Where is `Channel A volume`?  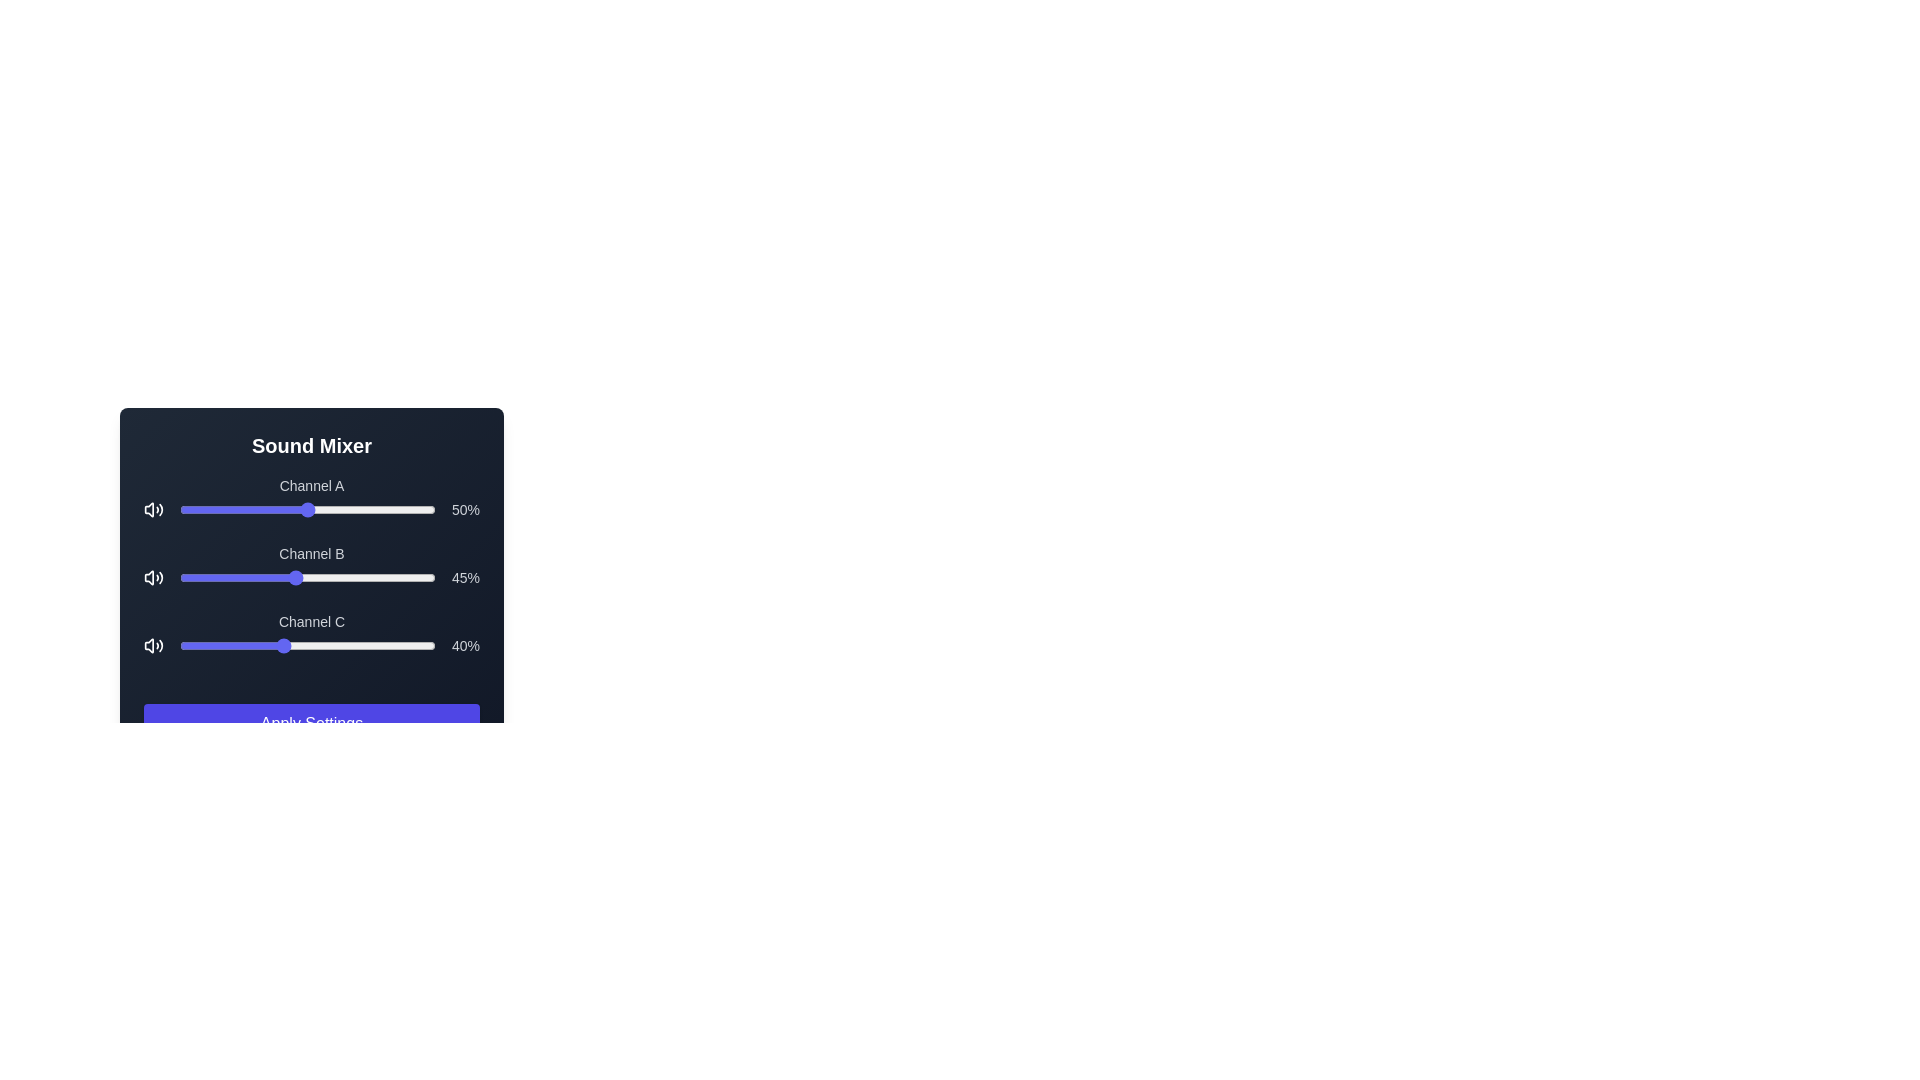
Channel A volume is located at coordinates (213, 508).